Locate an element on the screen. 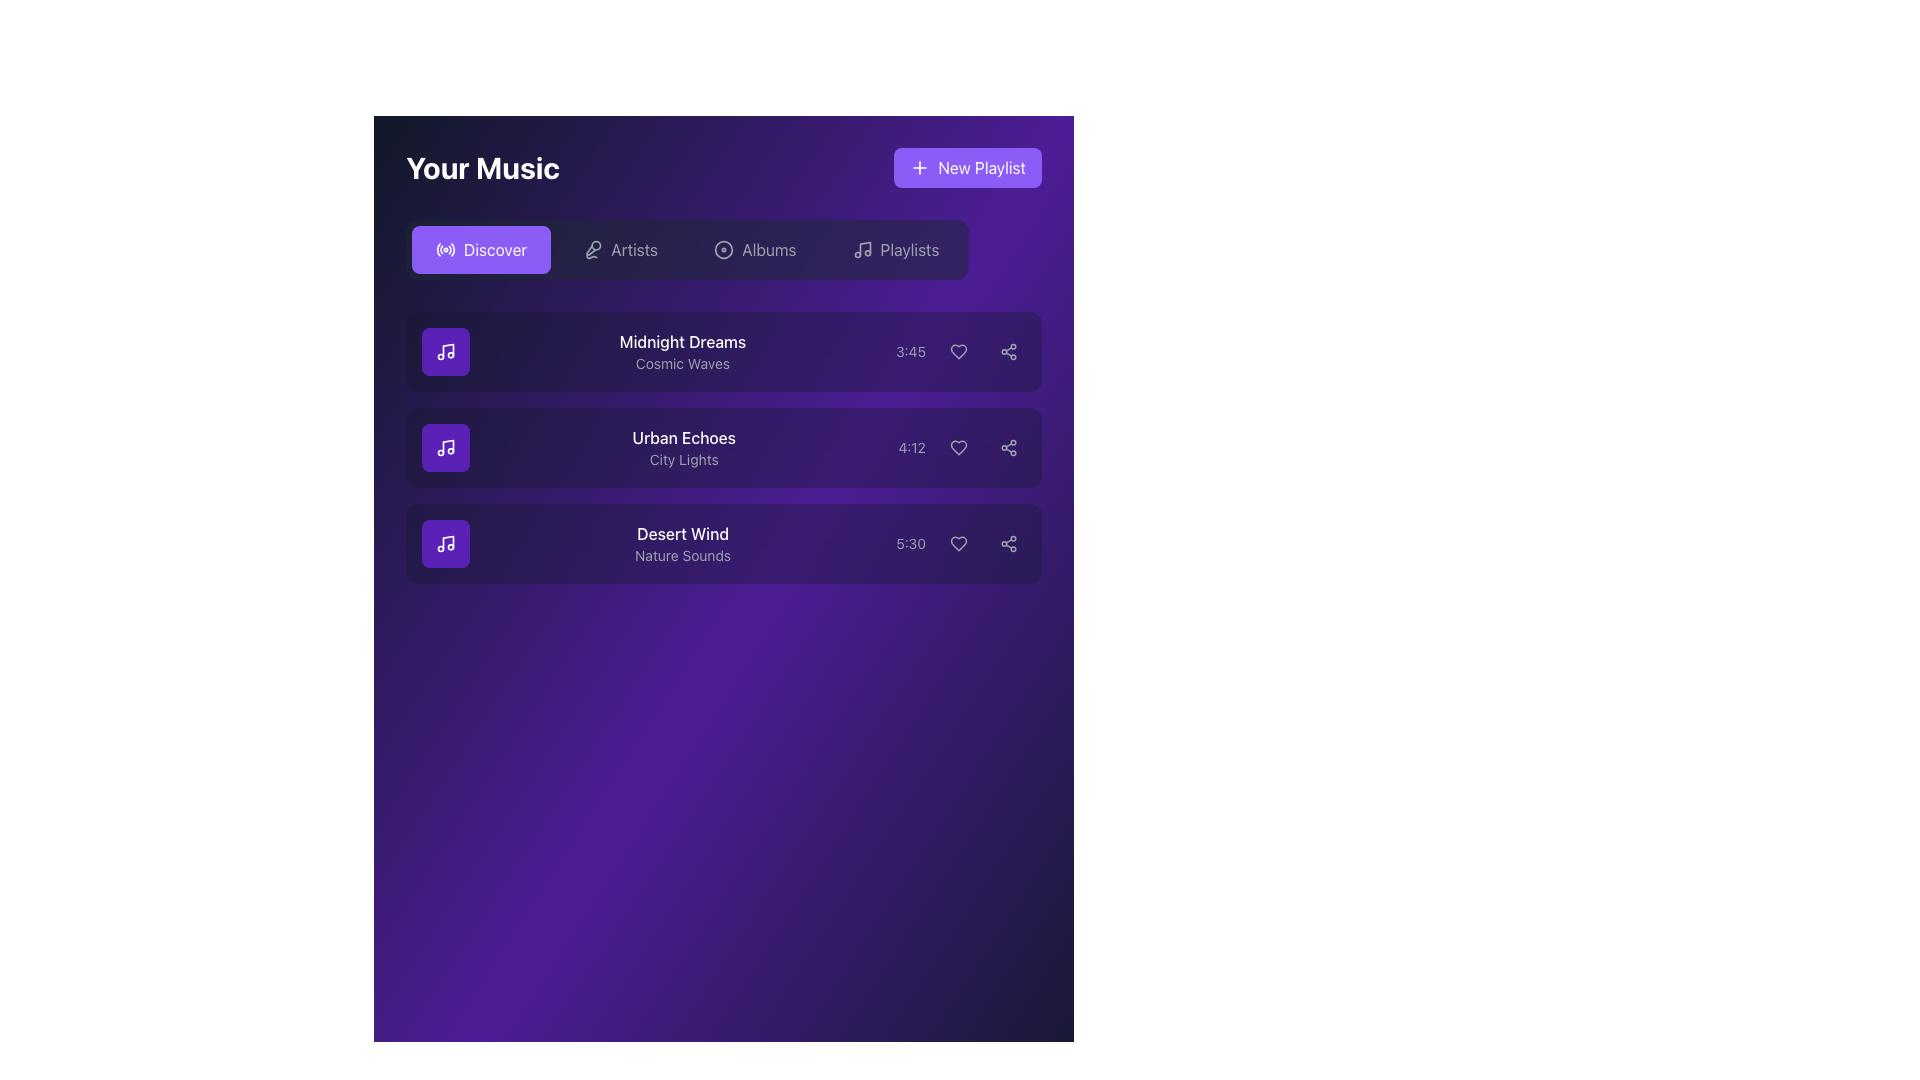  the text label displaying 'Cosmic Waves' in a small, gray font, which is positioned below the 'Midnight Dreams' label in a vertically stacked list of music entries is located at coordinates (682, 363).